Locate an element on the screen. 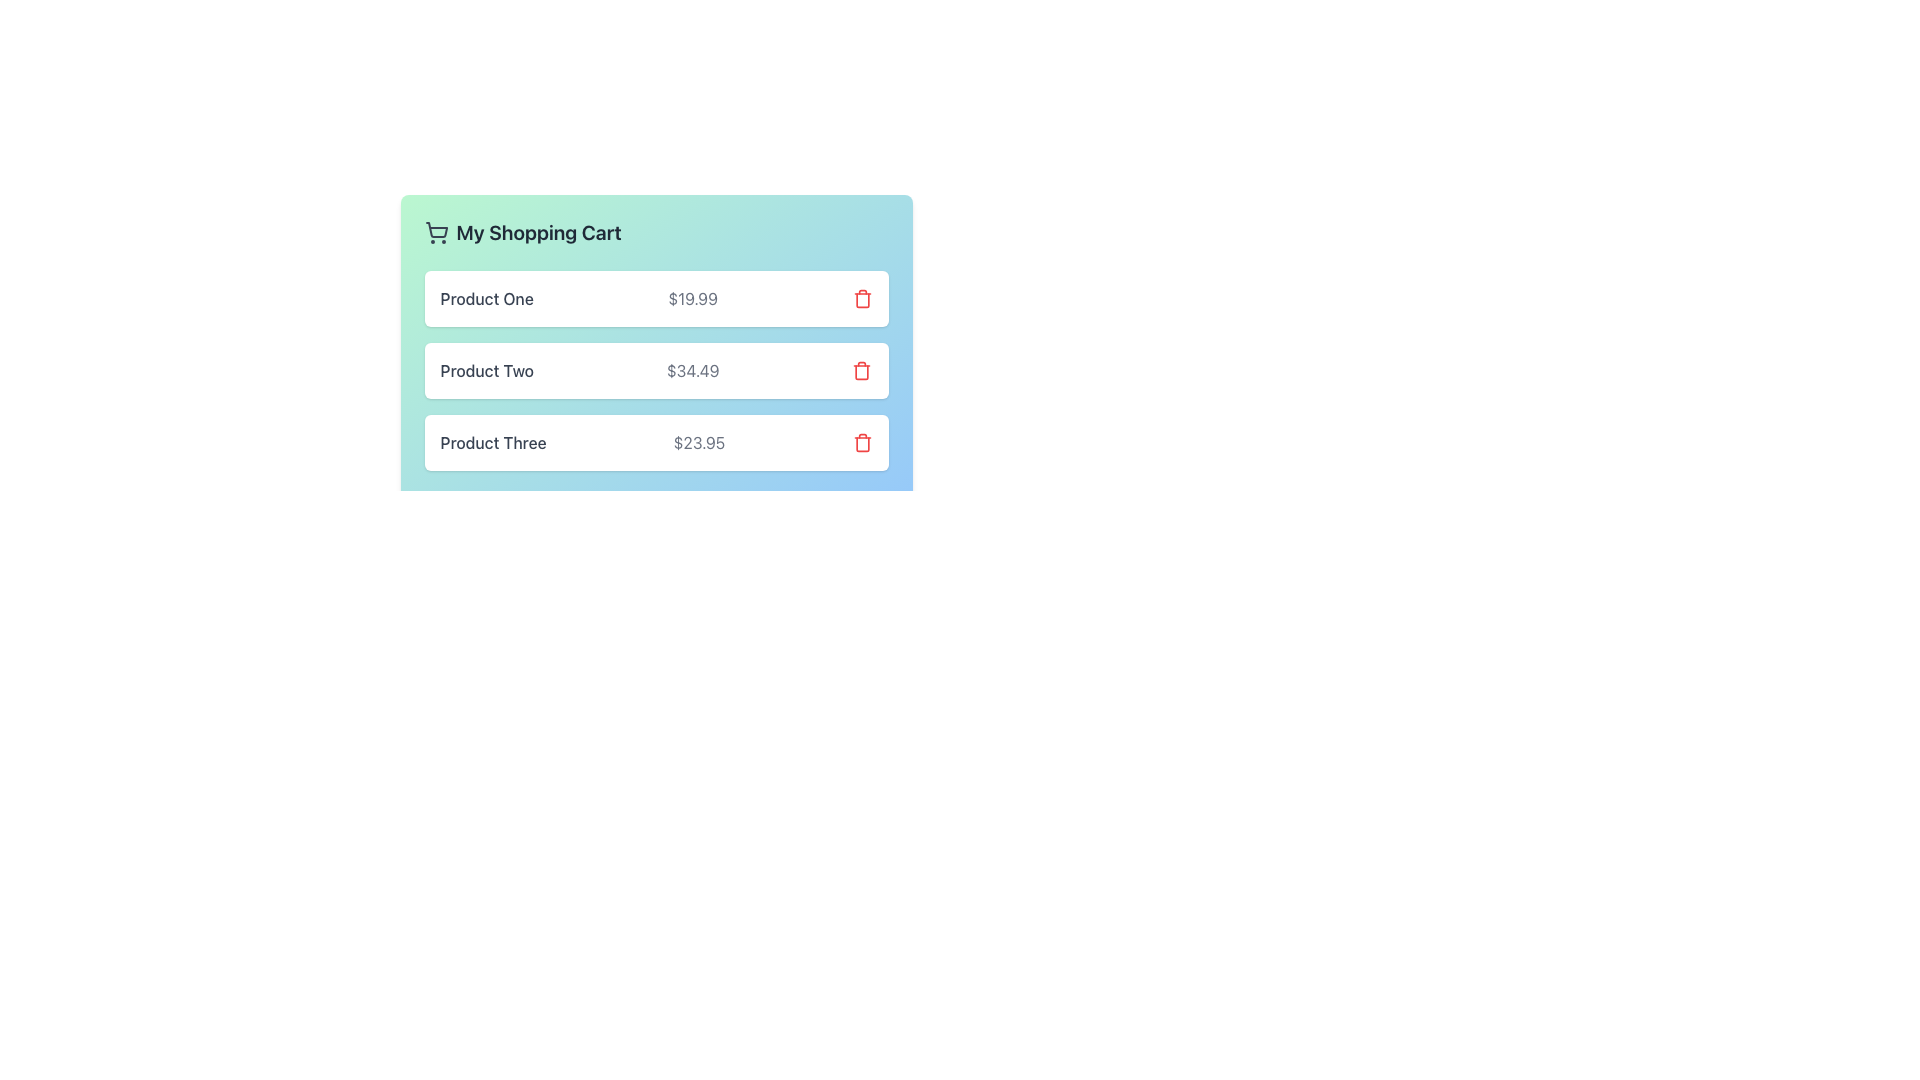 Image resolution: width=1920 pixels, height=1080 pixels. the red-colored trash icon button located at the far right end of the row labeled 'Product One' in the shopping cart, positioned to the right of the price text '$19.99' is located at coordinates (862, 299).